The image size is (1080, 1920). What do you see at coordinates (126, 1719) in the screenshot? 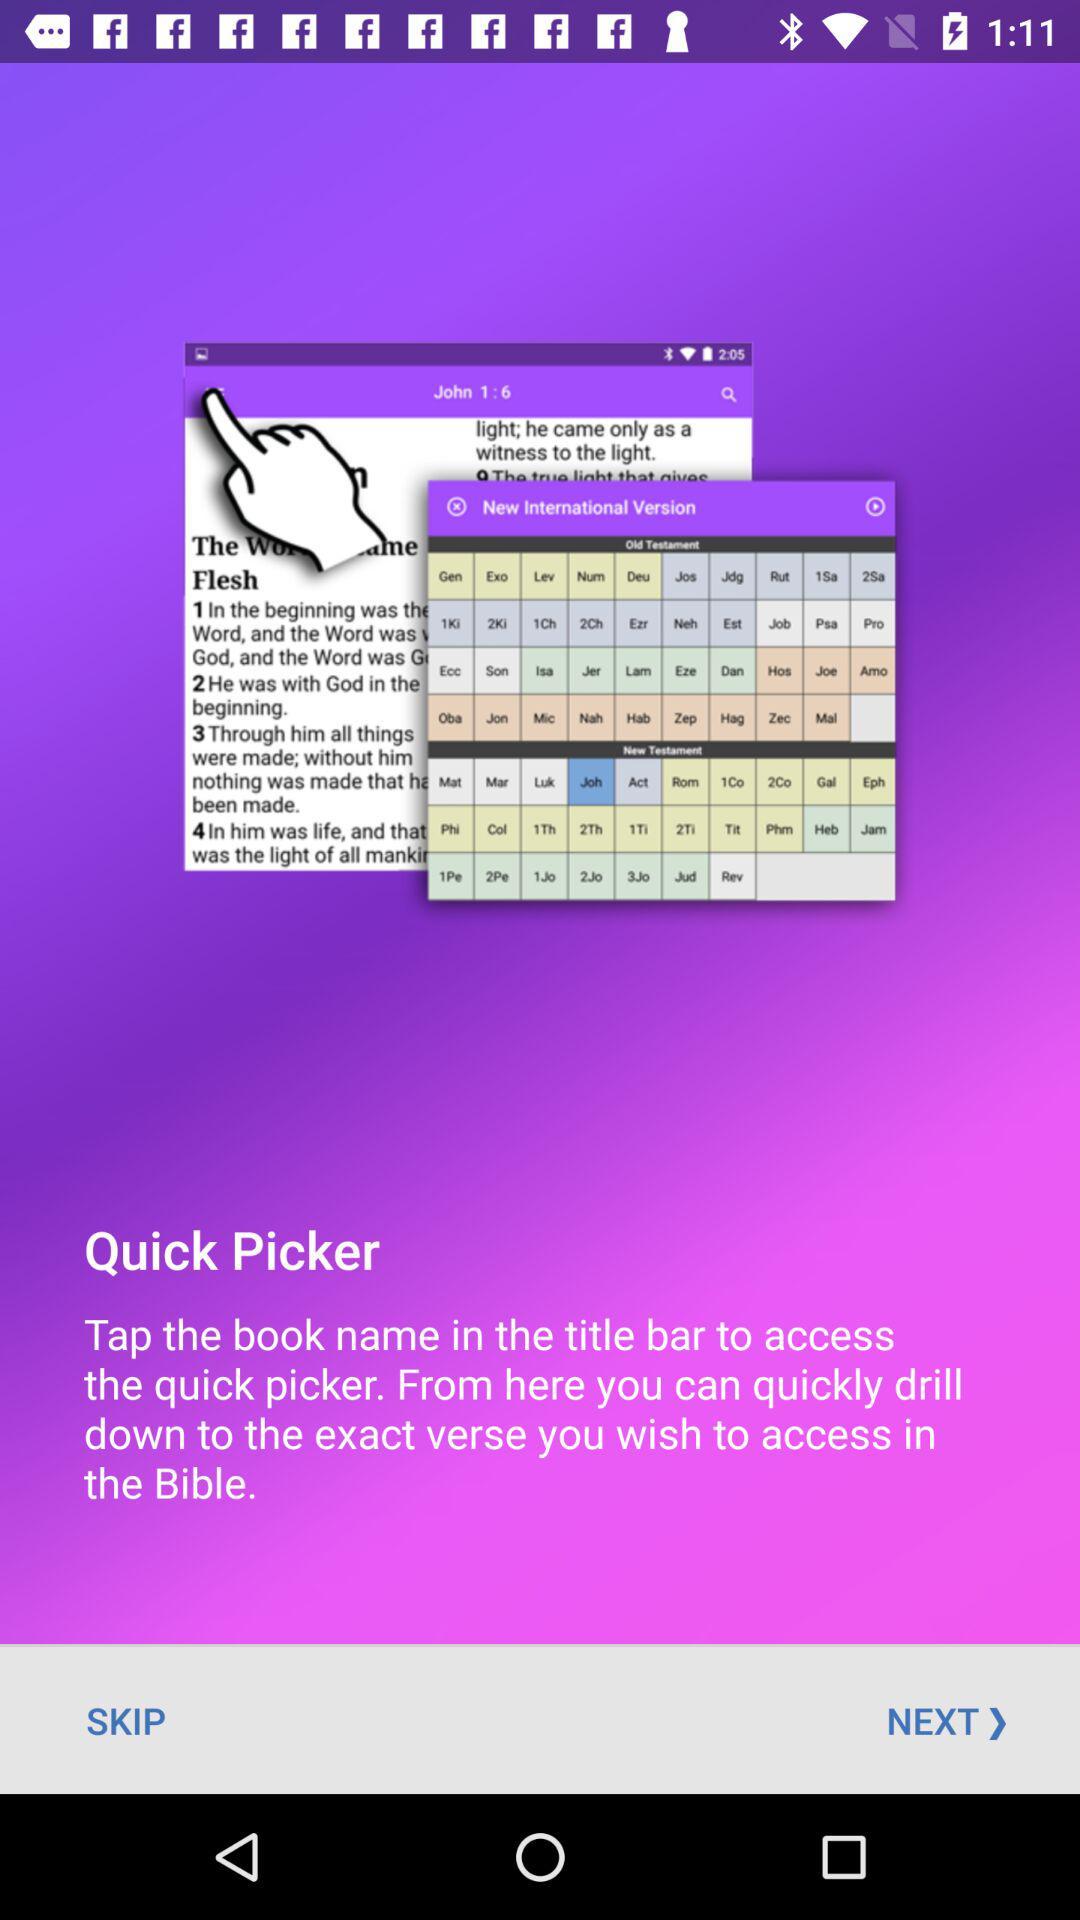
I see `the skip item` at bounding box center [126, 1719].